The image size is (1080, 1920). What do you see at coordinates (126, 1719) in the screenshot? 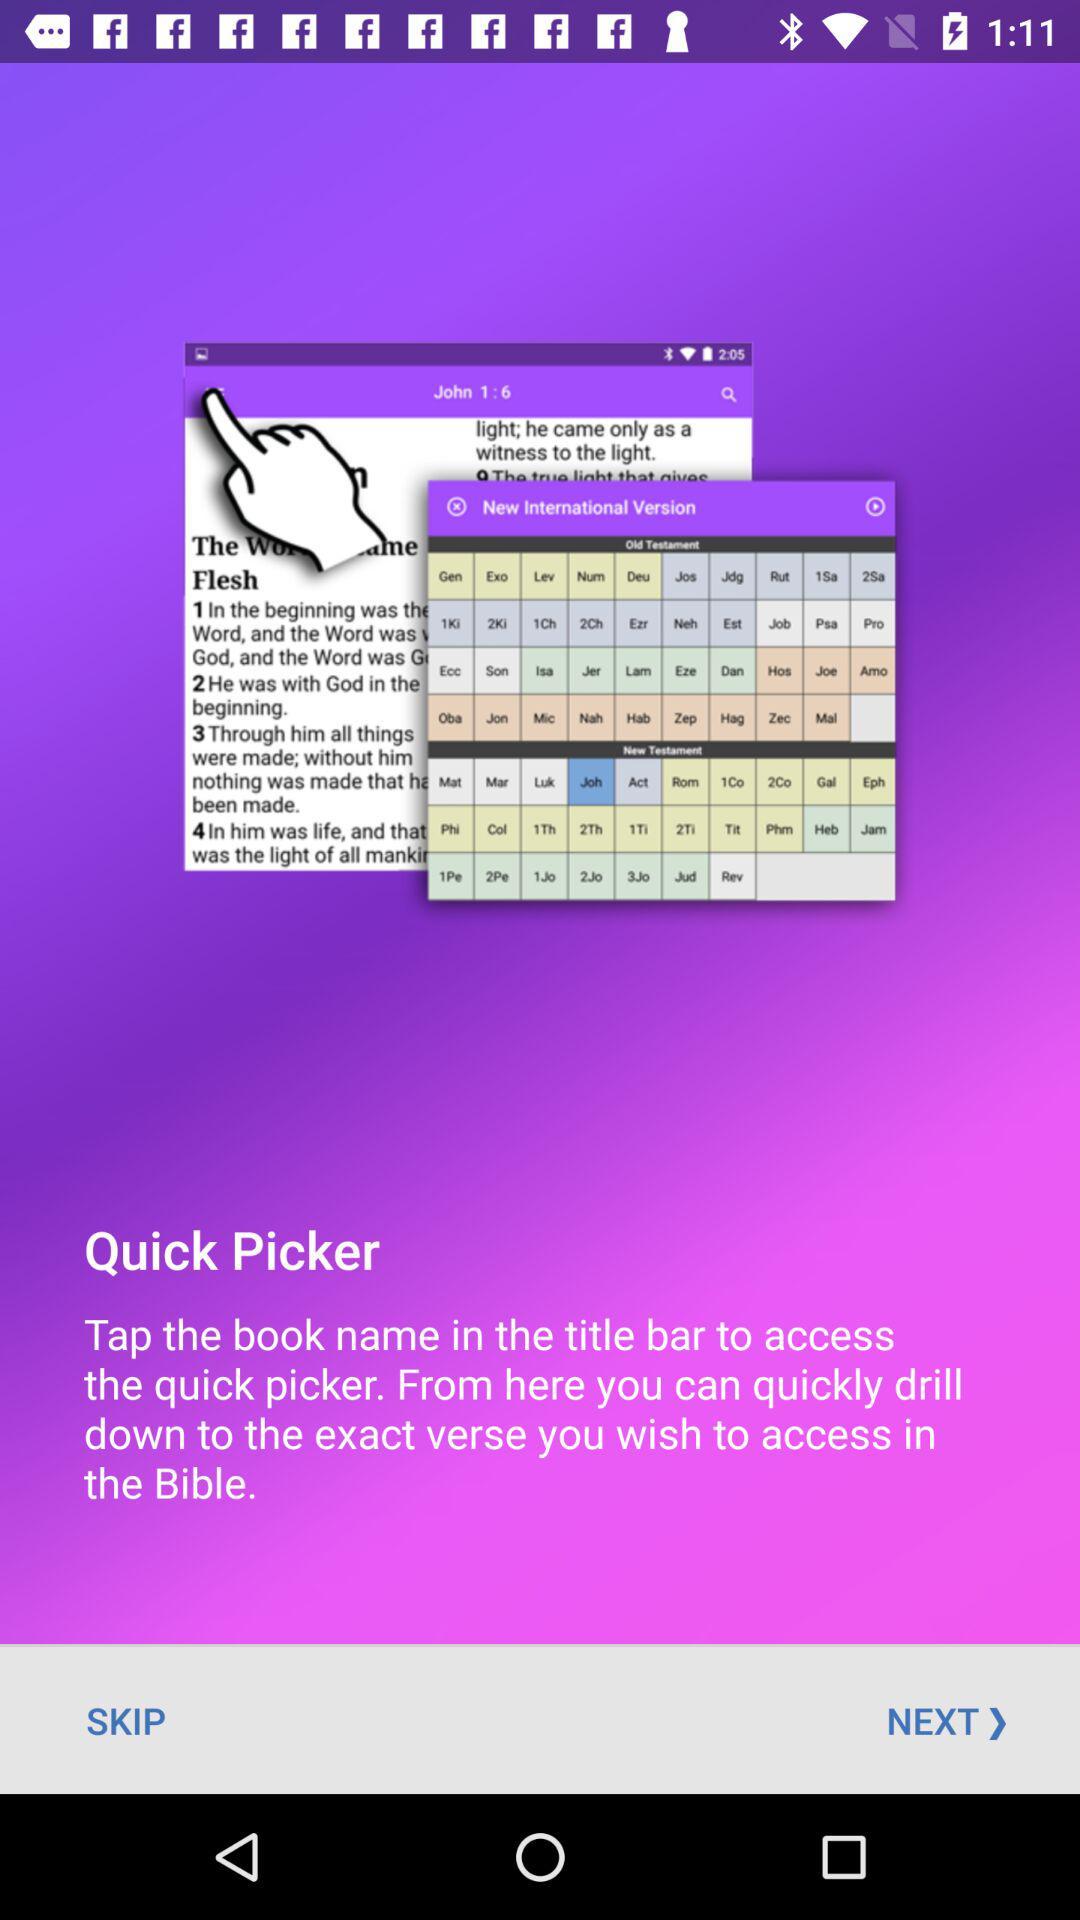
I see `the skip item` at bounding box center [126, 1719].